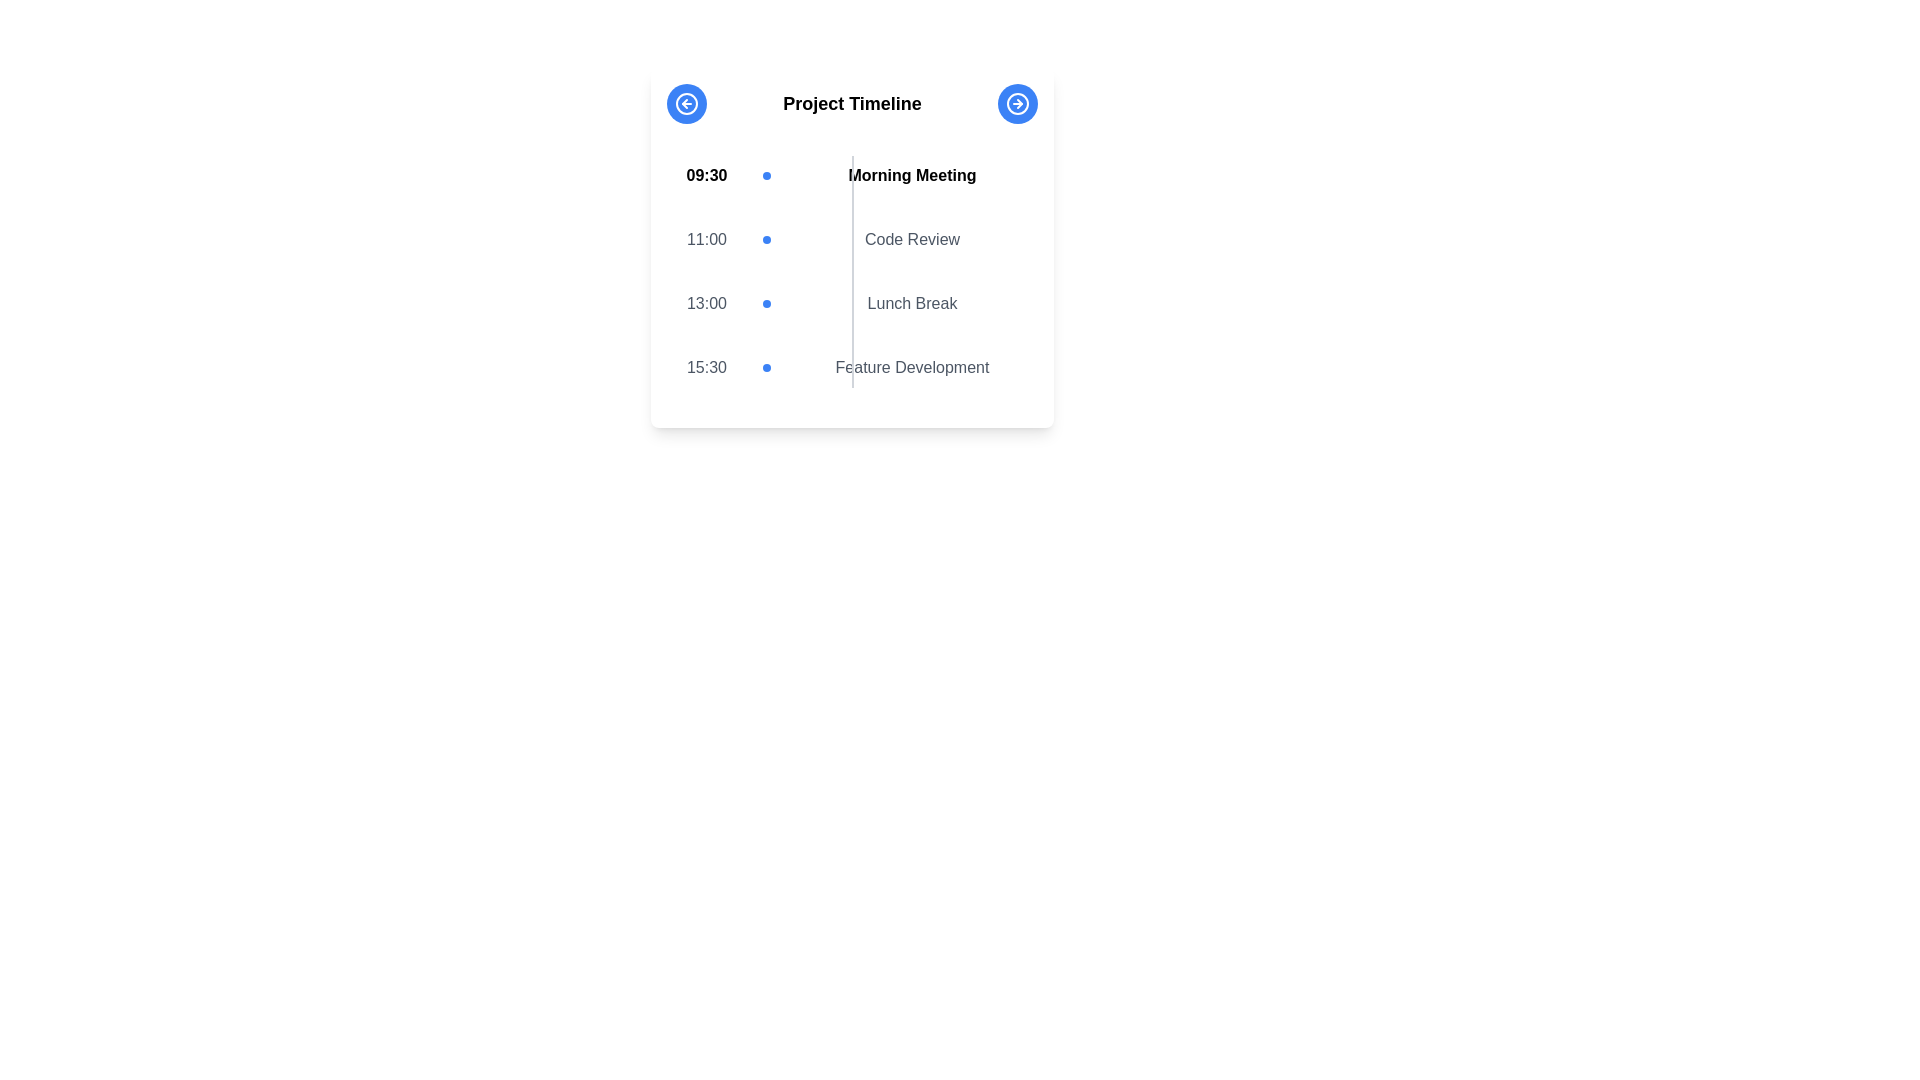  What do you see at coordinates (911, 175) in the screenshot?
I see `the 'Morning Meeting' text label, which describes an event scheduled at 09:30, located in the top-left section of the timeline interface` at bounding box center [911, 175].